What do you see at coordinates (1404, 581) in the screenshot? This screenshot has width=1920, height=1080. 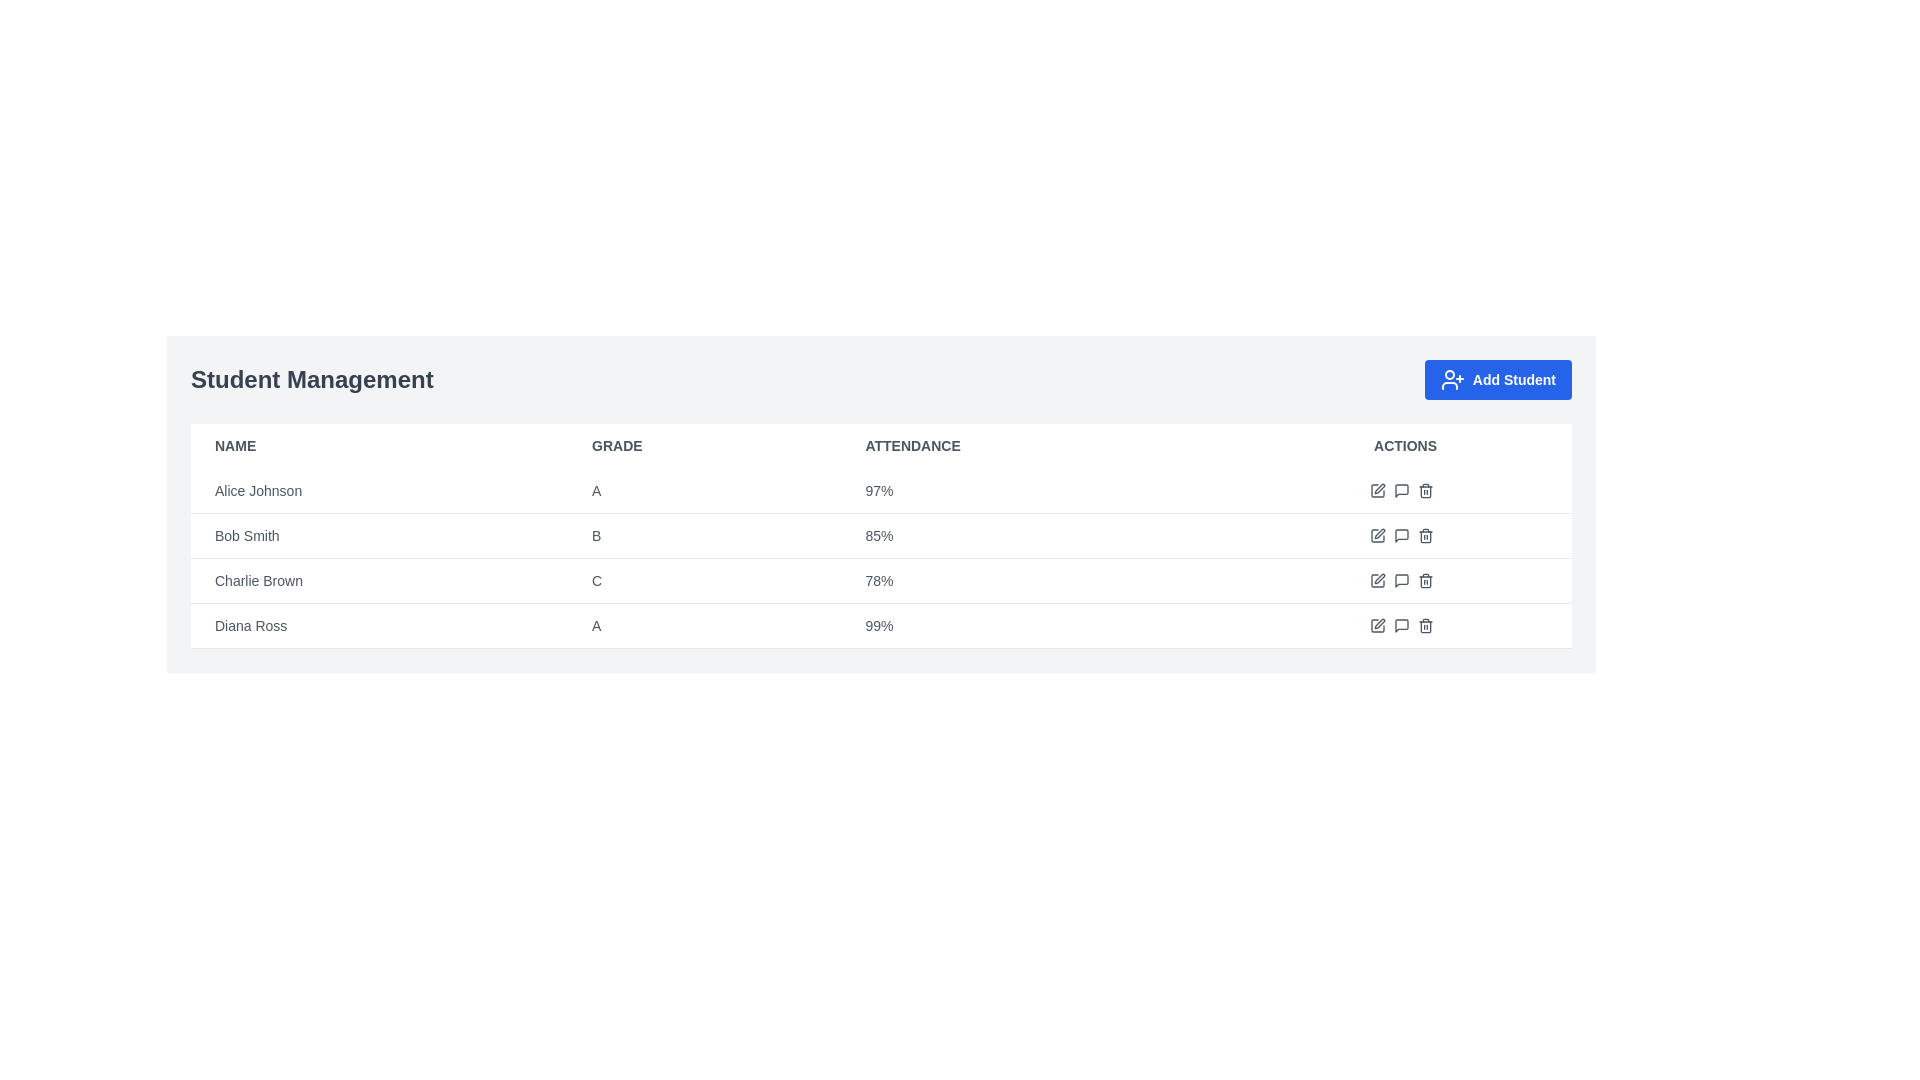 I see `the pencil icon in the Actions column of the management table for Charlie Brown` at bounding box center [1404, 581].